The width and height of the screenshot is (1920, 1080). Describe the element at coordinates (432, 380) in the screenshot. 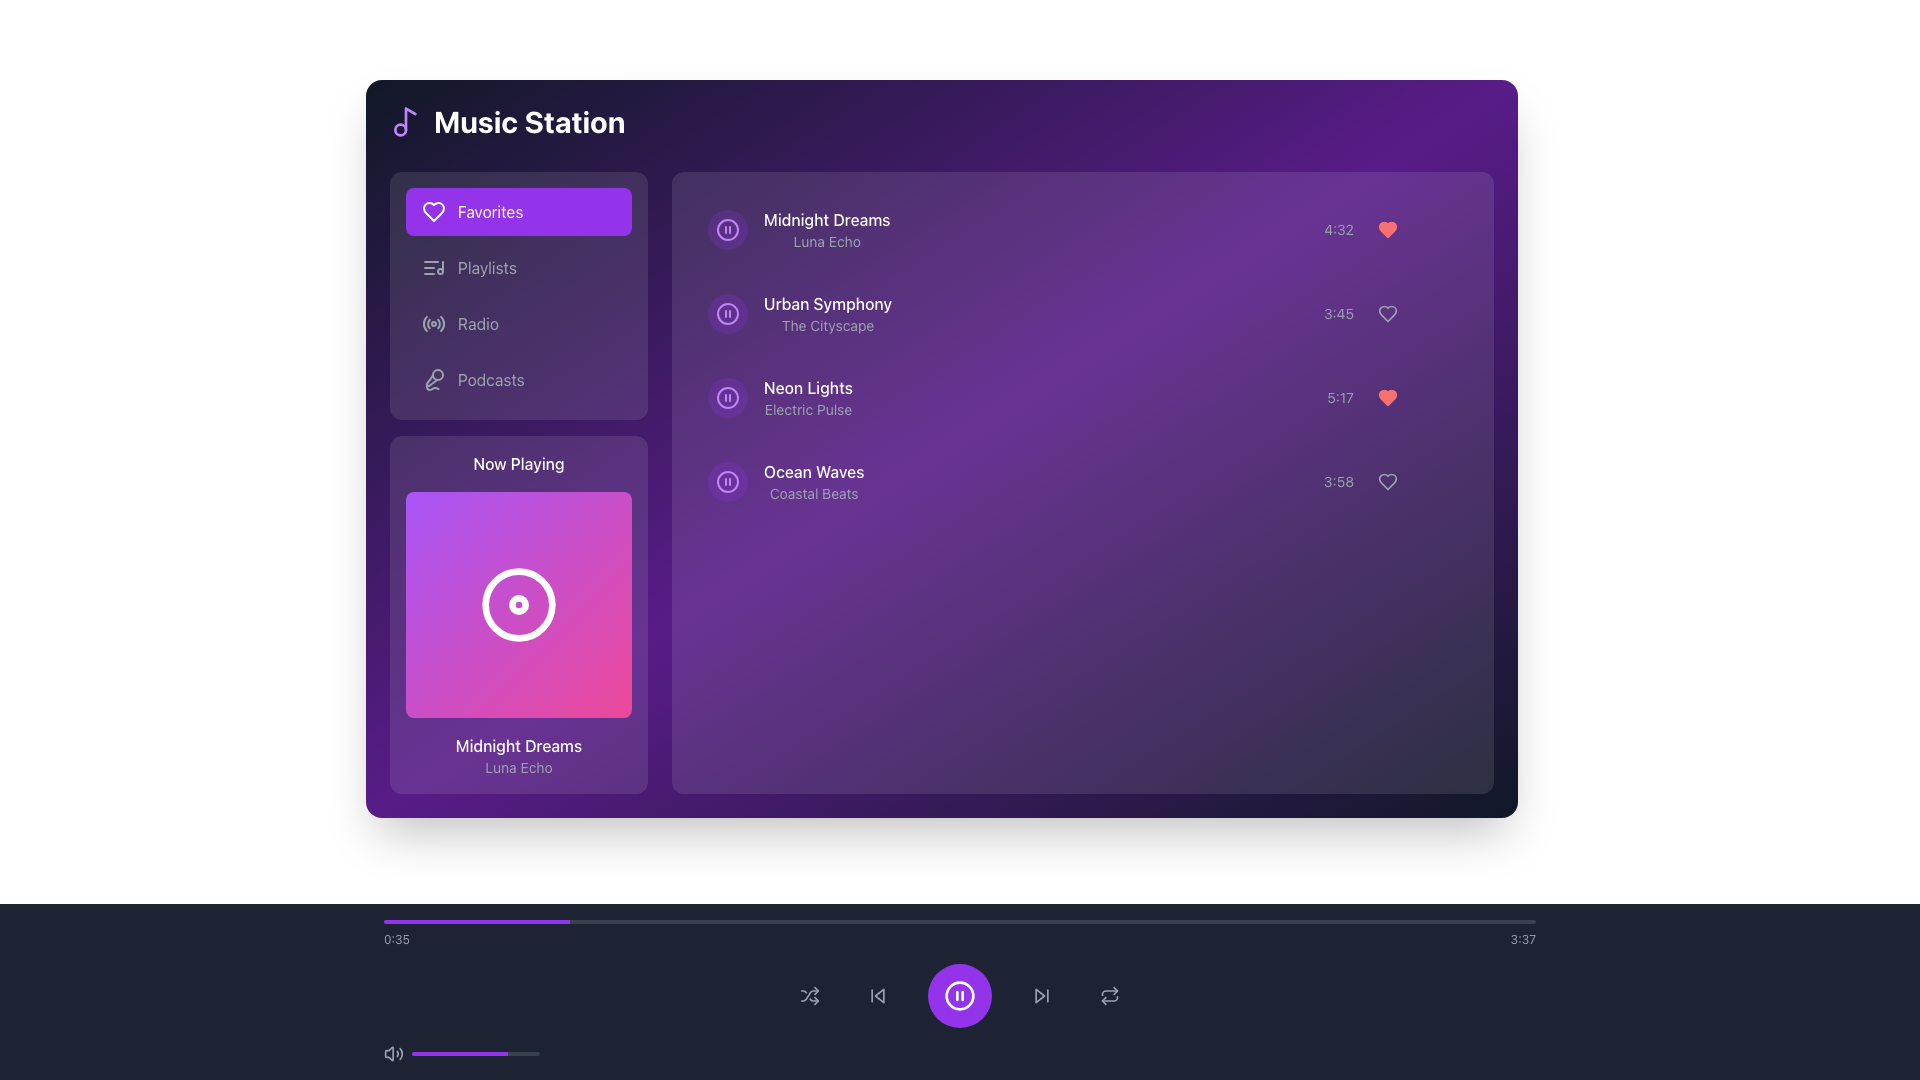

I see `the microphone icon, which is styled as a vector graphic with rounded ends and smooth curves, located to the left of the 'Podcasts' text label in the vertical menu on the left sidebar` at that location.